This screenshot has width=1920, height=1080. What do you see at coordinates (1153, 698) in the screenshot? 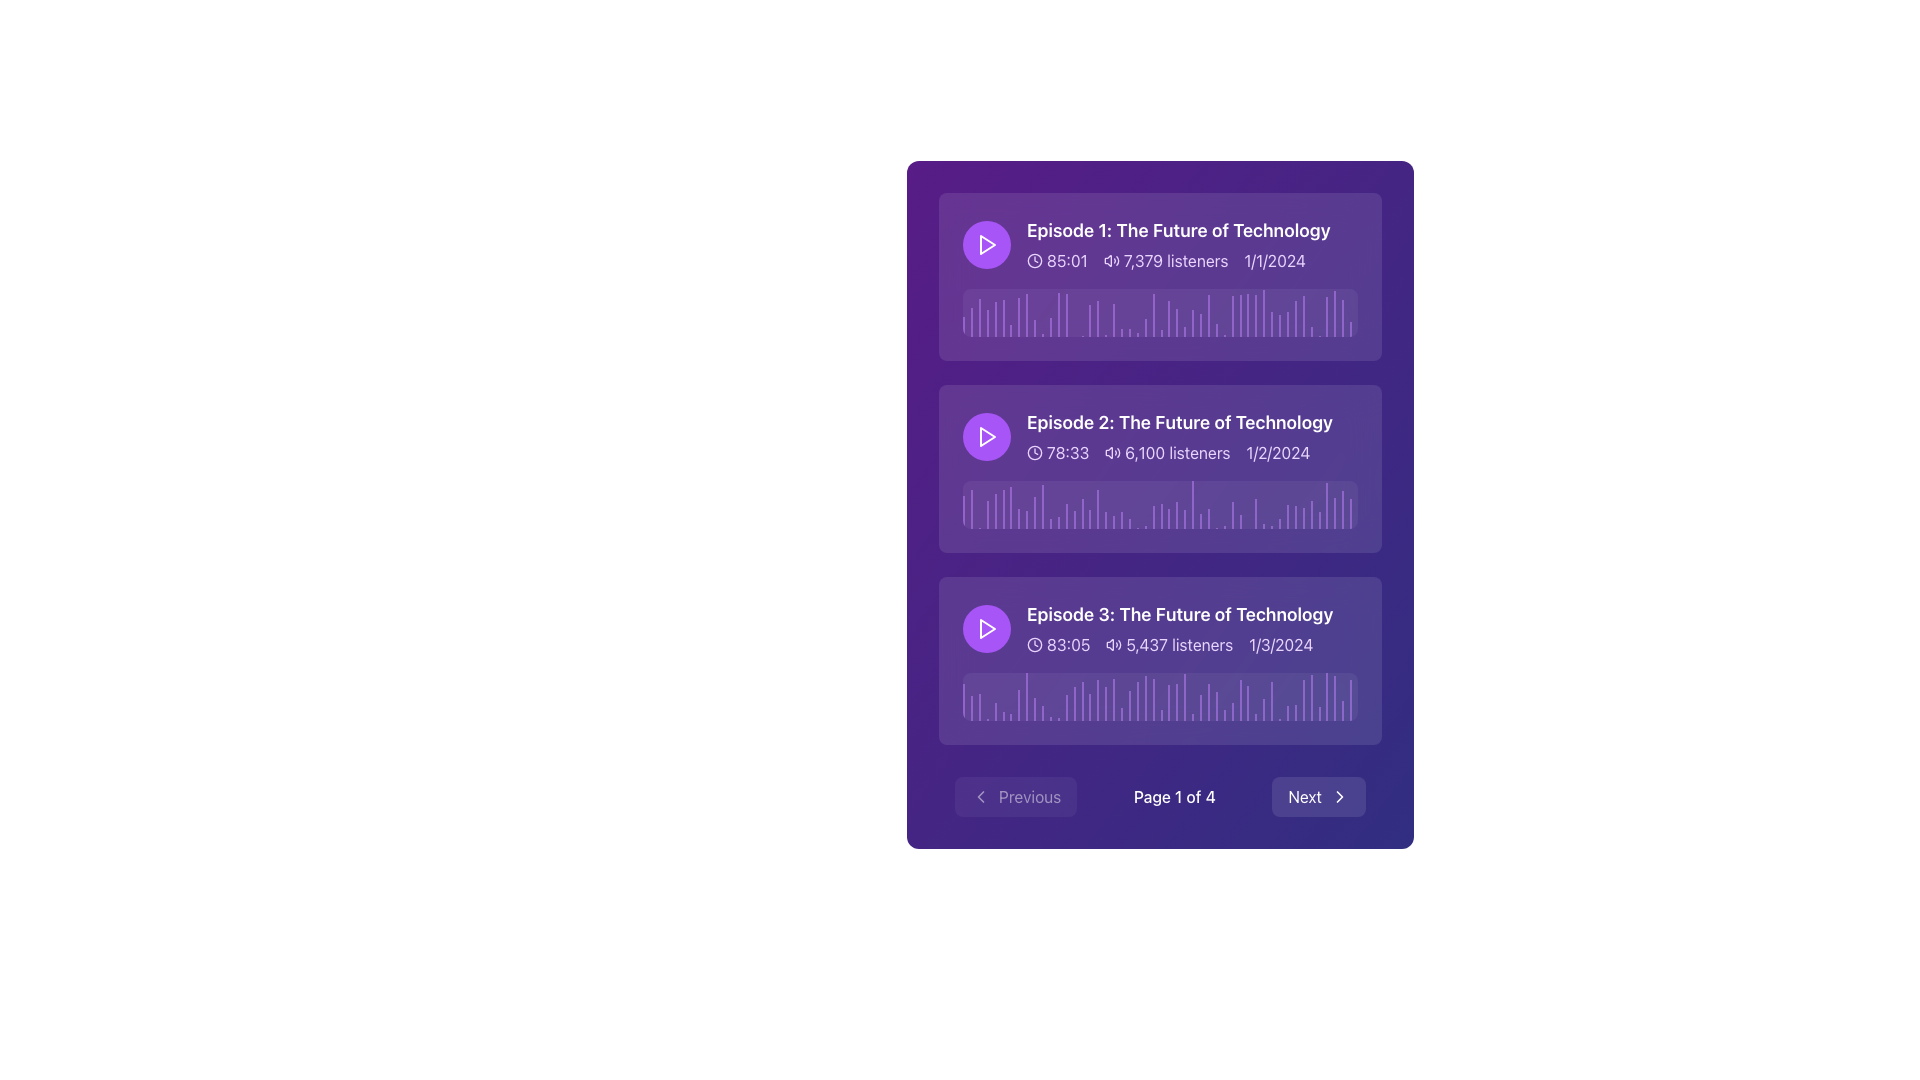
I see `the 25th vertical bar in the waveform display of 'Episode 3: The Future of Technology' in the playlist interface` at bounding box center [1153, 698].